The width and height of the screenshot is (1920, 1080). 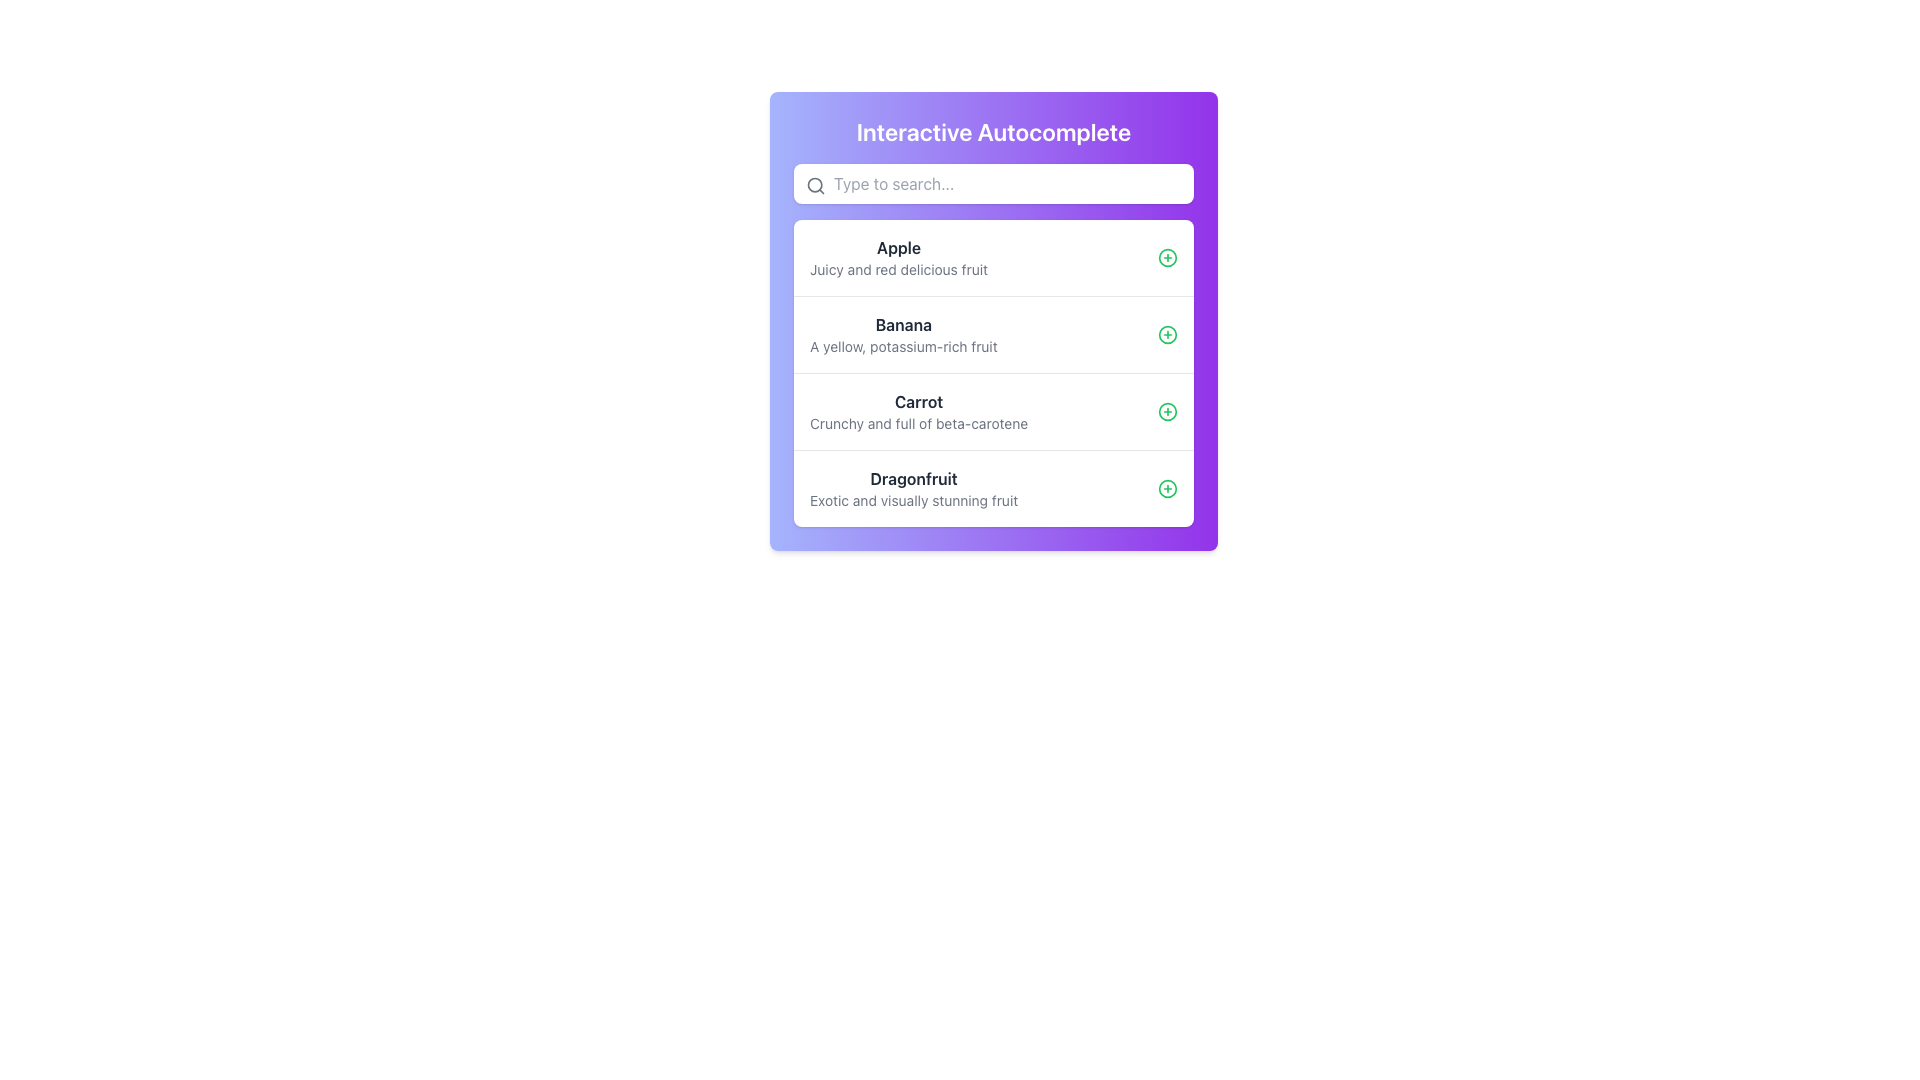 I want to click on the first selectable list item for 'Apple' in the 'Interactive Autocomplete' box, so click(x=993, y=257).